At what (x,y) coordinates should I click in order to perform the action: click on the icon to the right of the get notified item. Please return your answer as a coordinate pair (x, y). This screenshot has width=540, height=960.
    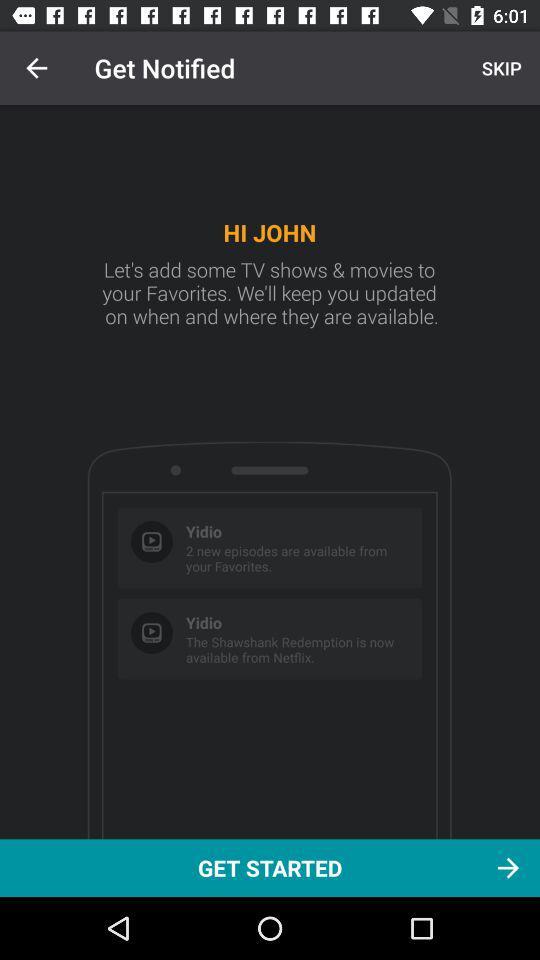
    Looking at the image, I should click on (498, 68).